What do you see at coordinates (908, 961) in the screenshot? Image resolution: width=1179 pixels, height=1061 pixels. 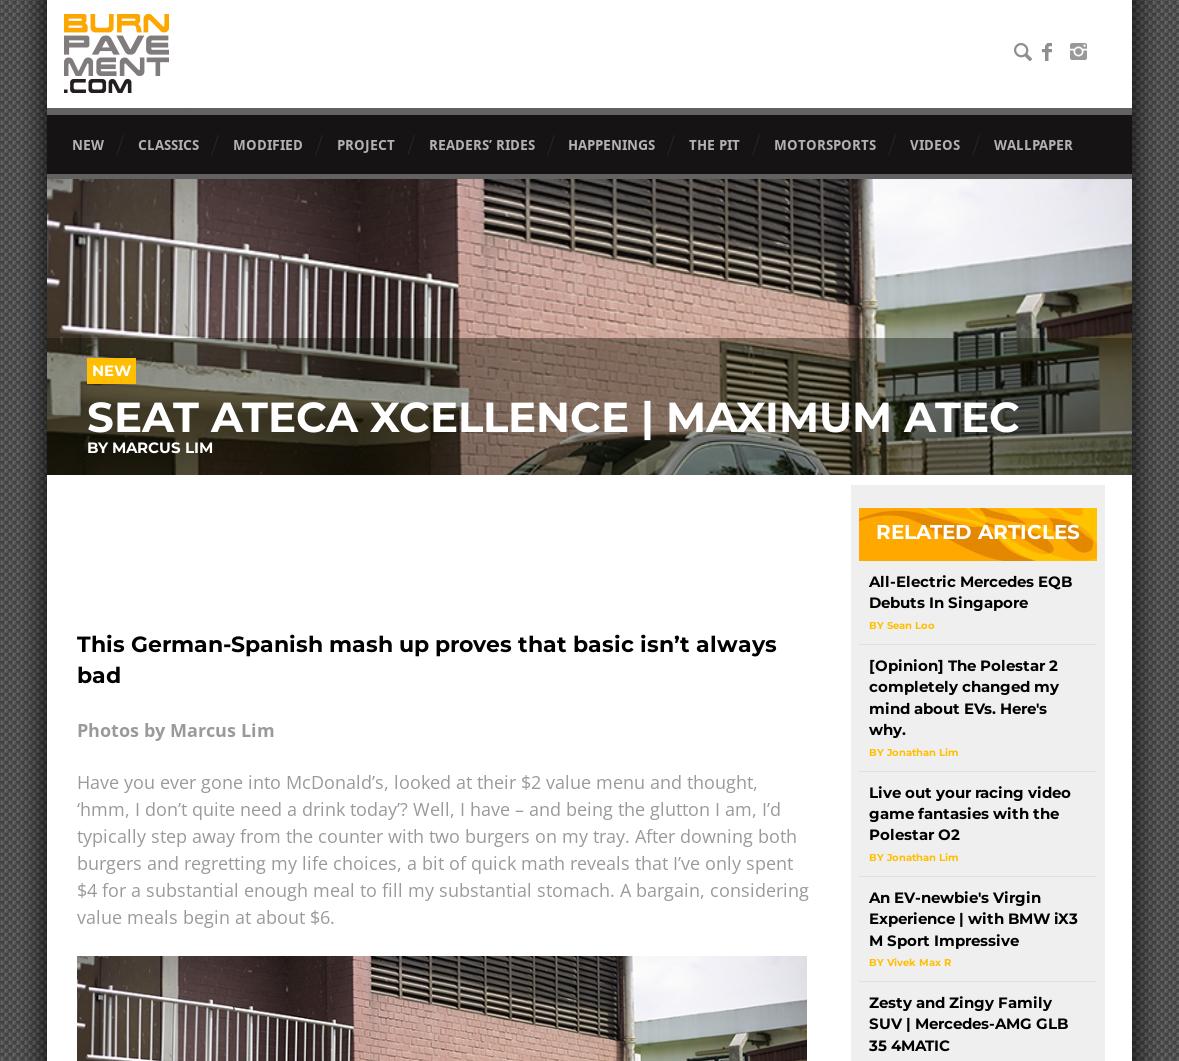 I see `'BY Vivek Max R'` at bounding box center [908, 961].